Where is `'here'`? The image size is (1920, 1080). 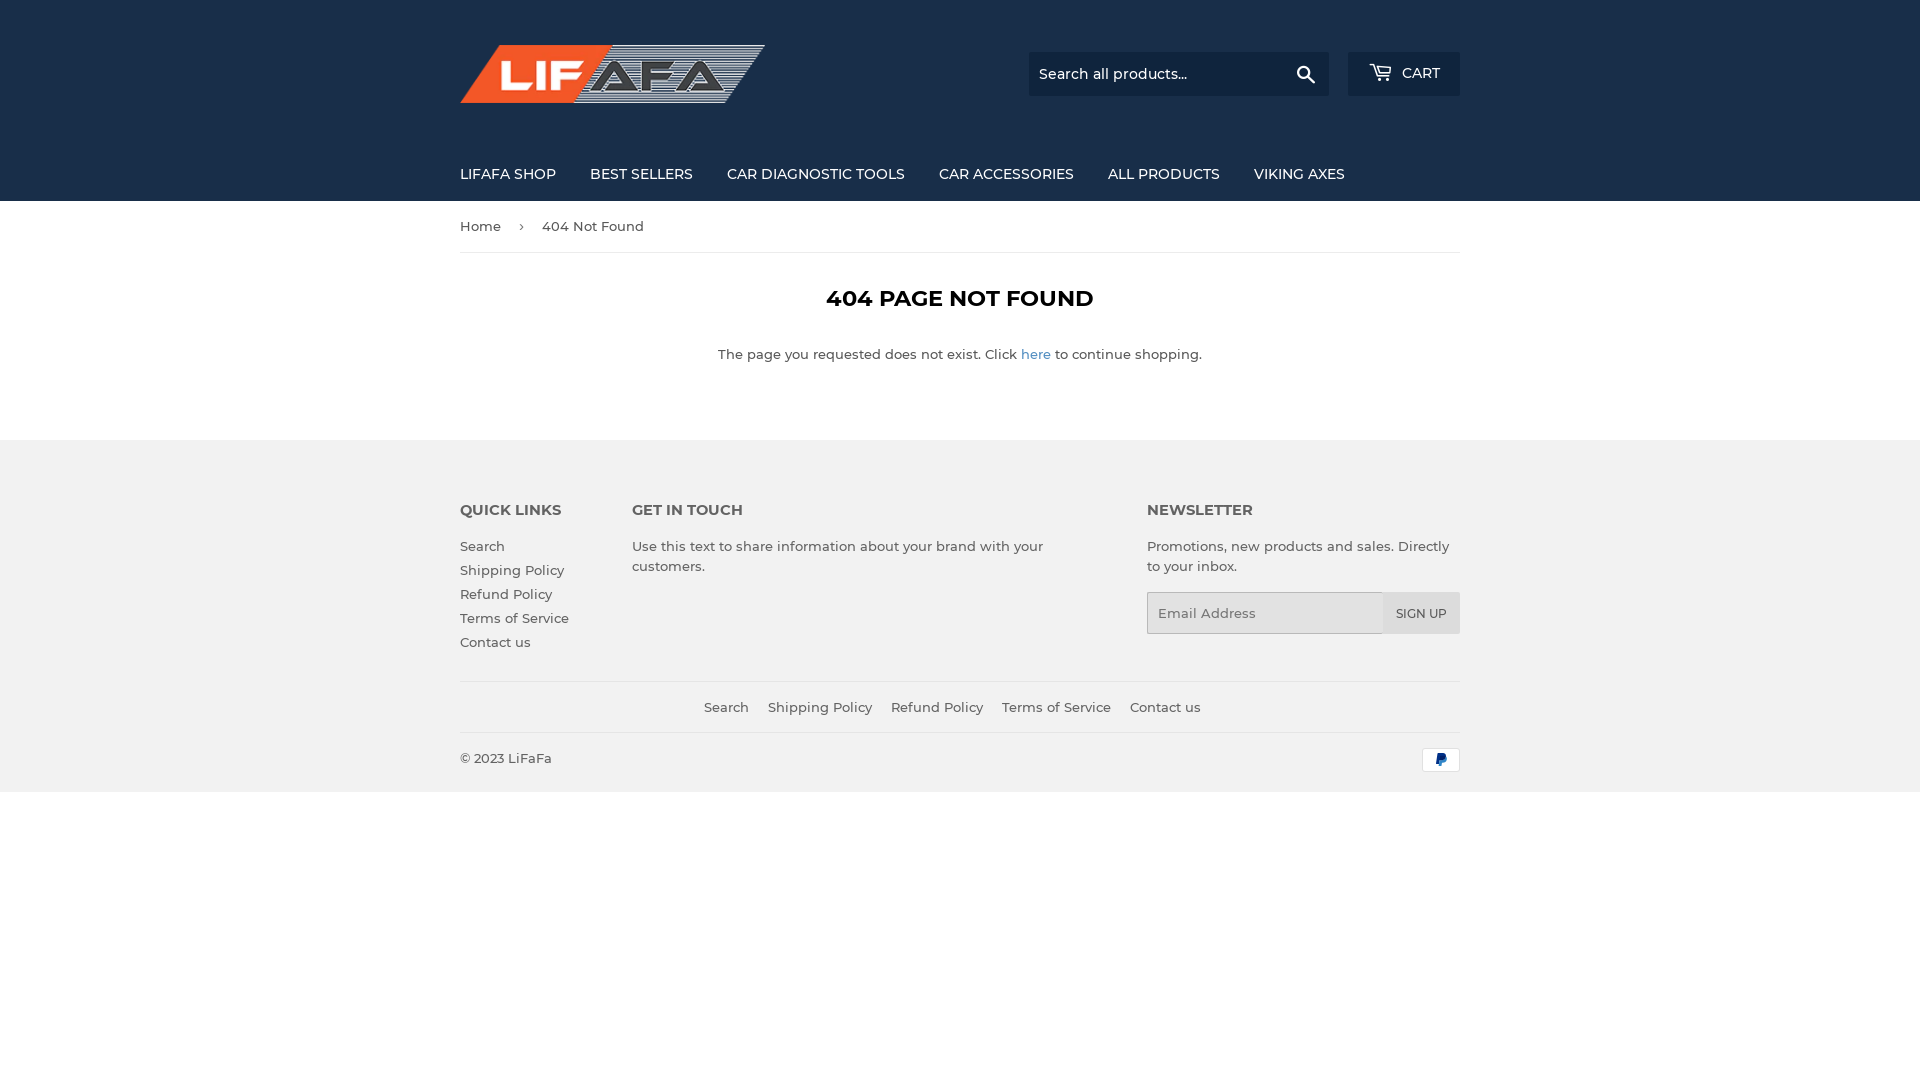 'here' is located at coordinates (1036, 353).